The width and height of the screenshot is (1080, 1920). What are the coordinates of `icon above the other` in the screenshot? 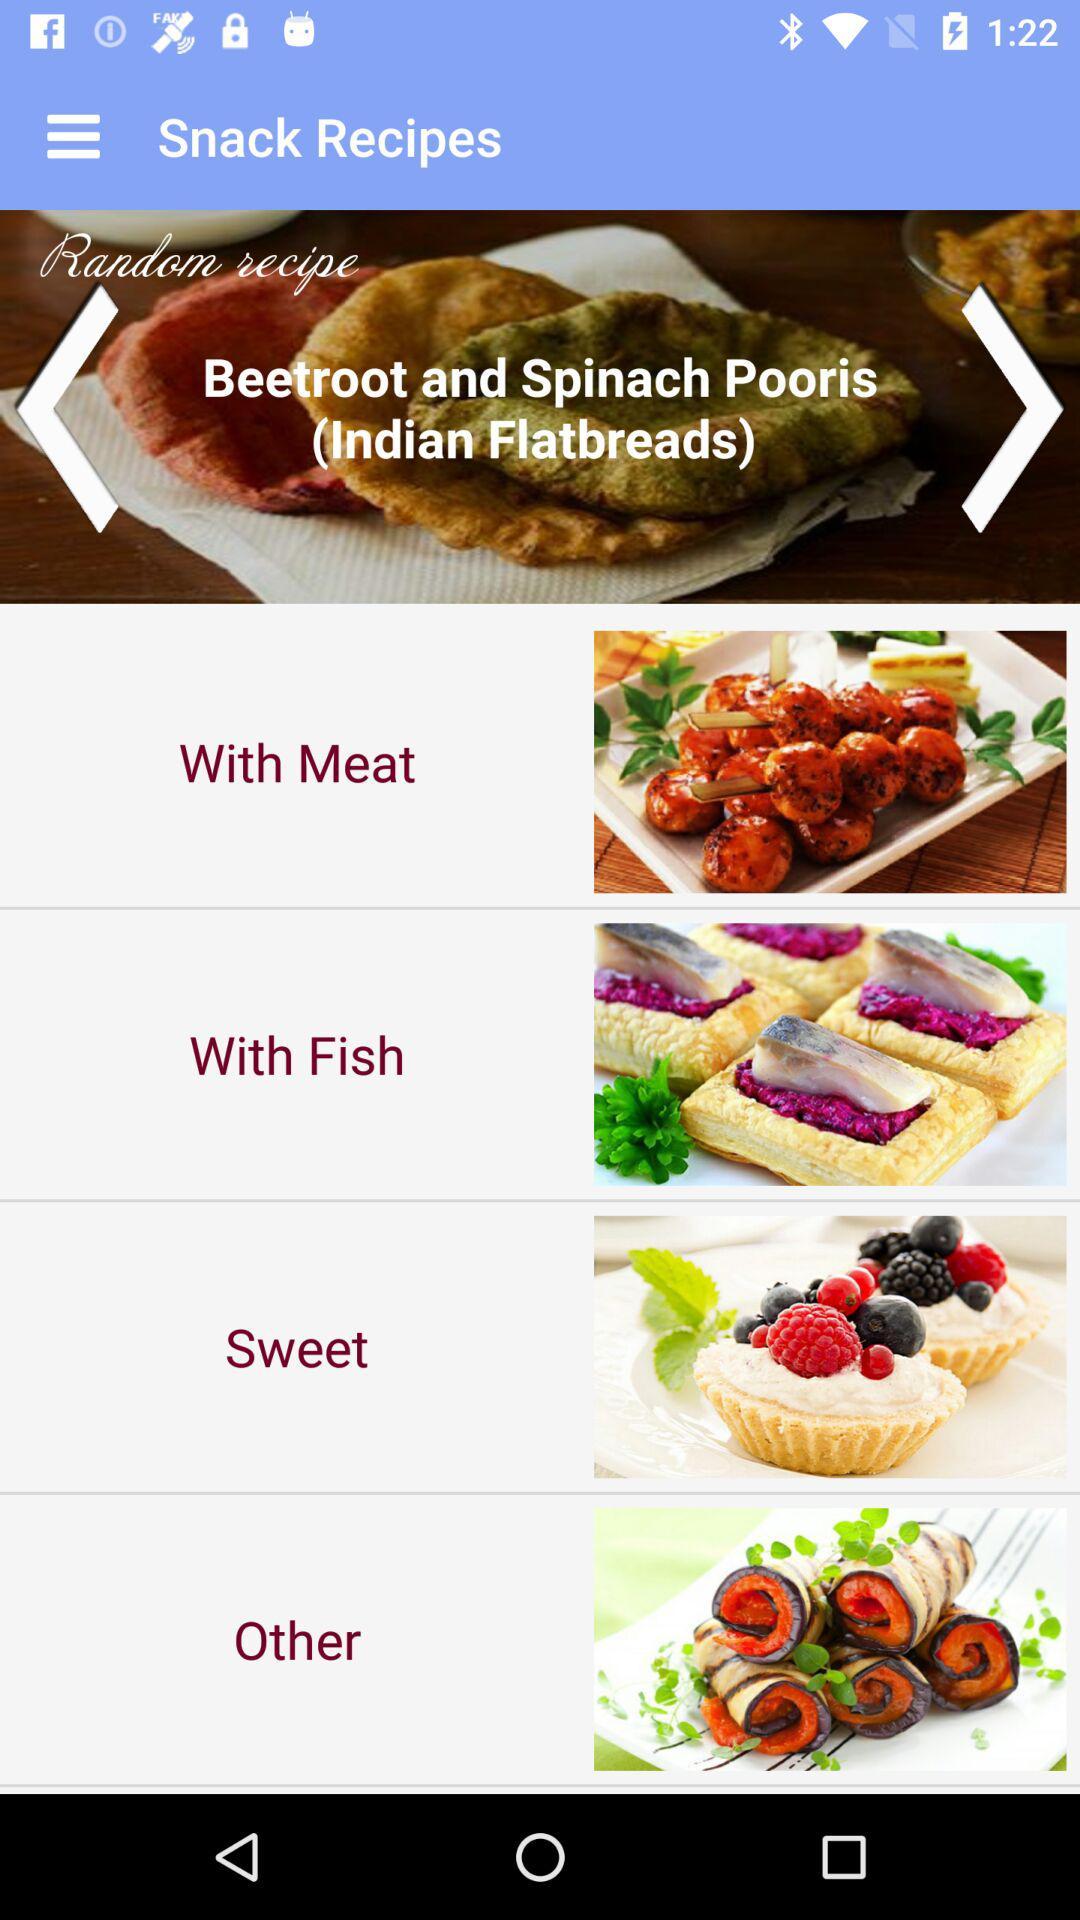 It's located at (297, 1346).